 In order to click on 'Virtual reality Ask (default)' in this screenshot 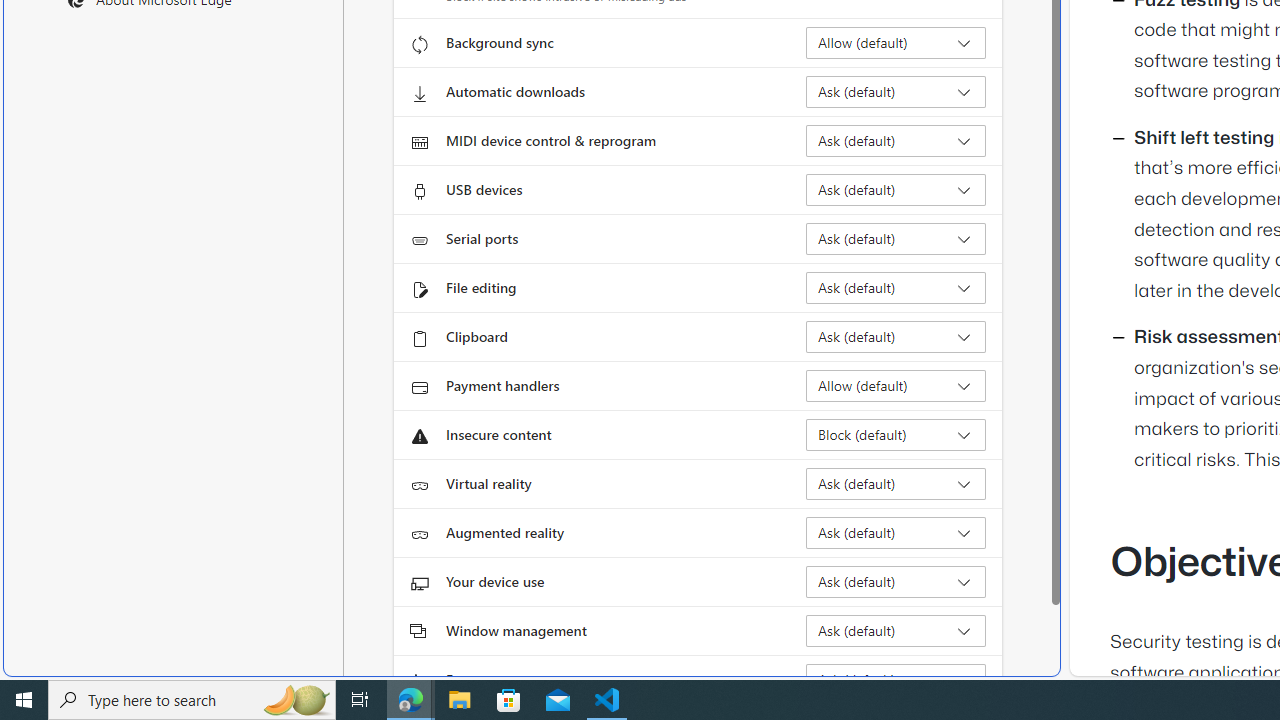, I will do `click(895, 483)`.